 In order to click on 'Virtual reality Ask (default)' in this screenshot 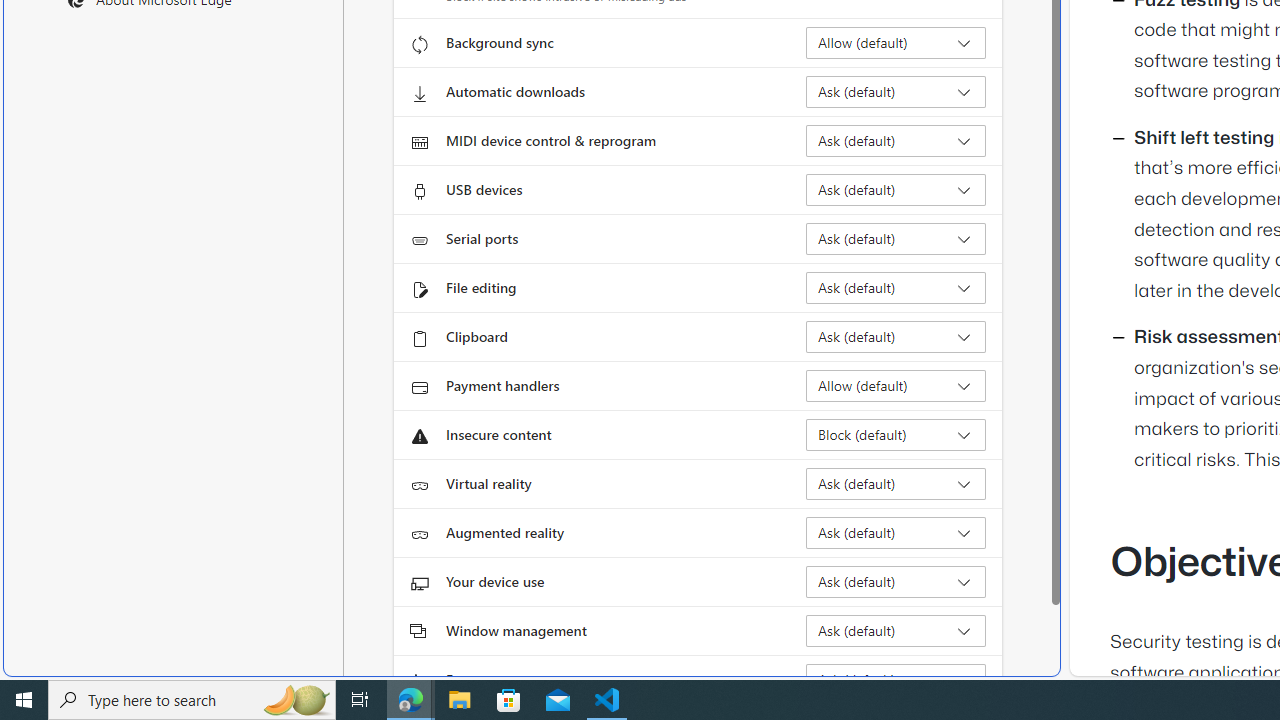, I will do `click(895, 483)`.